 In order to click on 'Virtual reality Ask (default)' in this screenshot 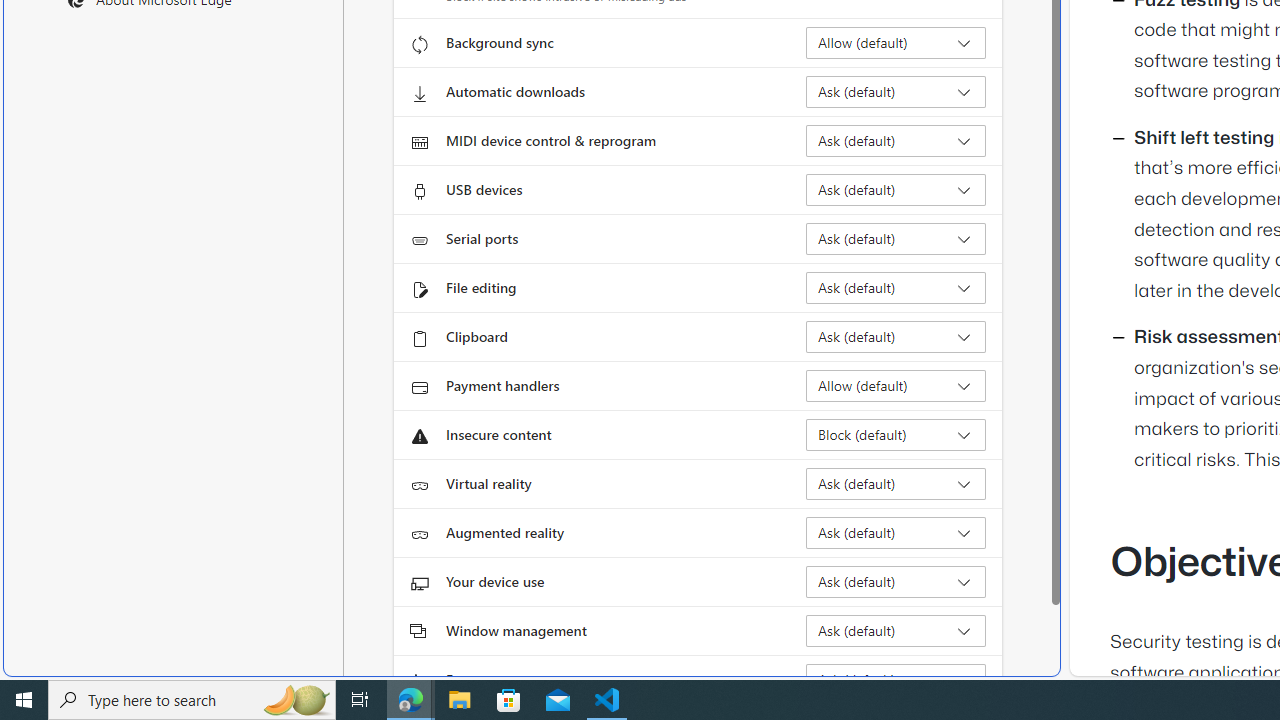, I will do `click(895, 483)`.